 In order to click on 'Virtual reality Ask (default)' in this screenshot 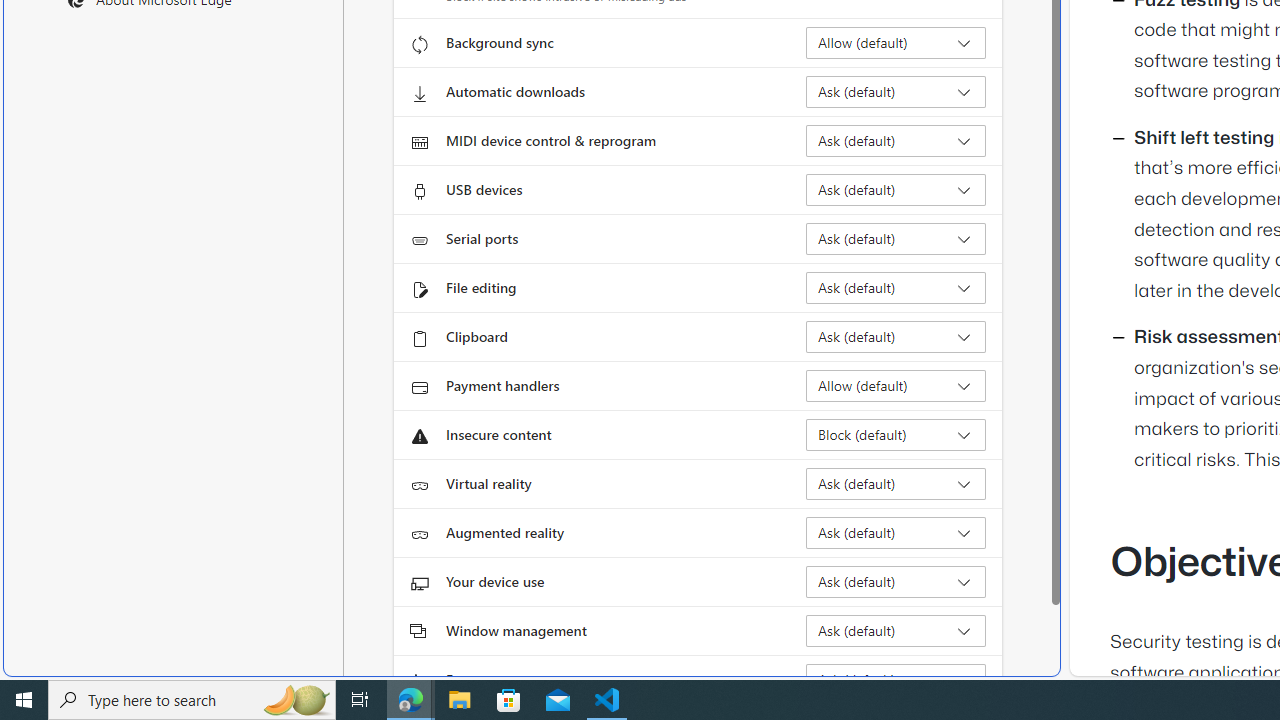, I will do `click(895, 483)`.